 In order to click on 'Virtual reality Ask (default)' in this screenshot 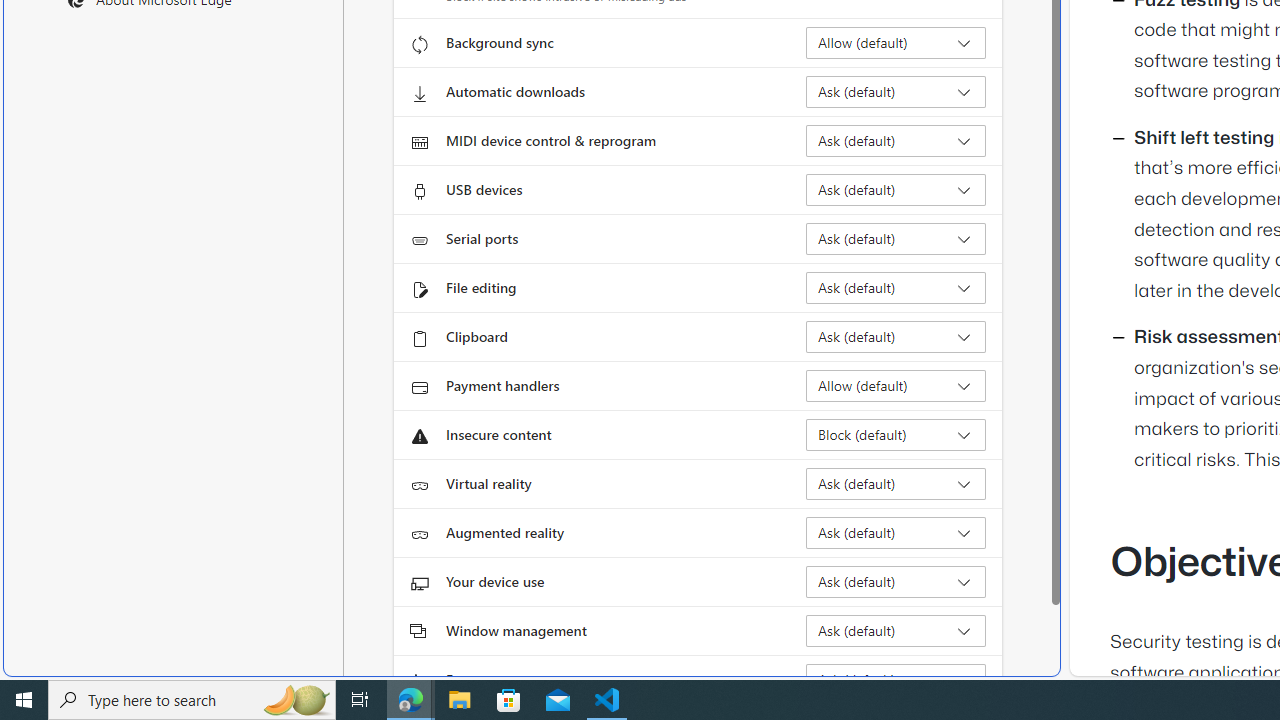, I will do `click(895, 483)`.